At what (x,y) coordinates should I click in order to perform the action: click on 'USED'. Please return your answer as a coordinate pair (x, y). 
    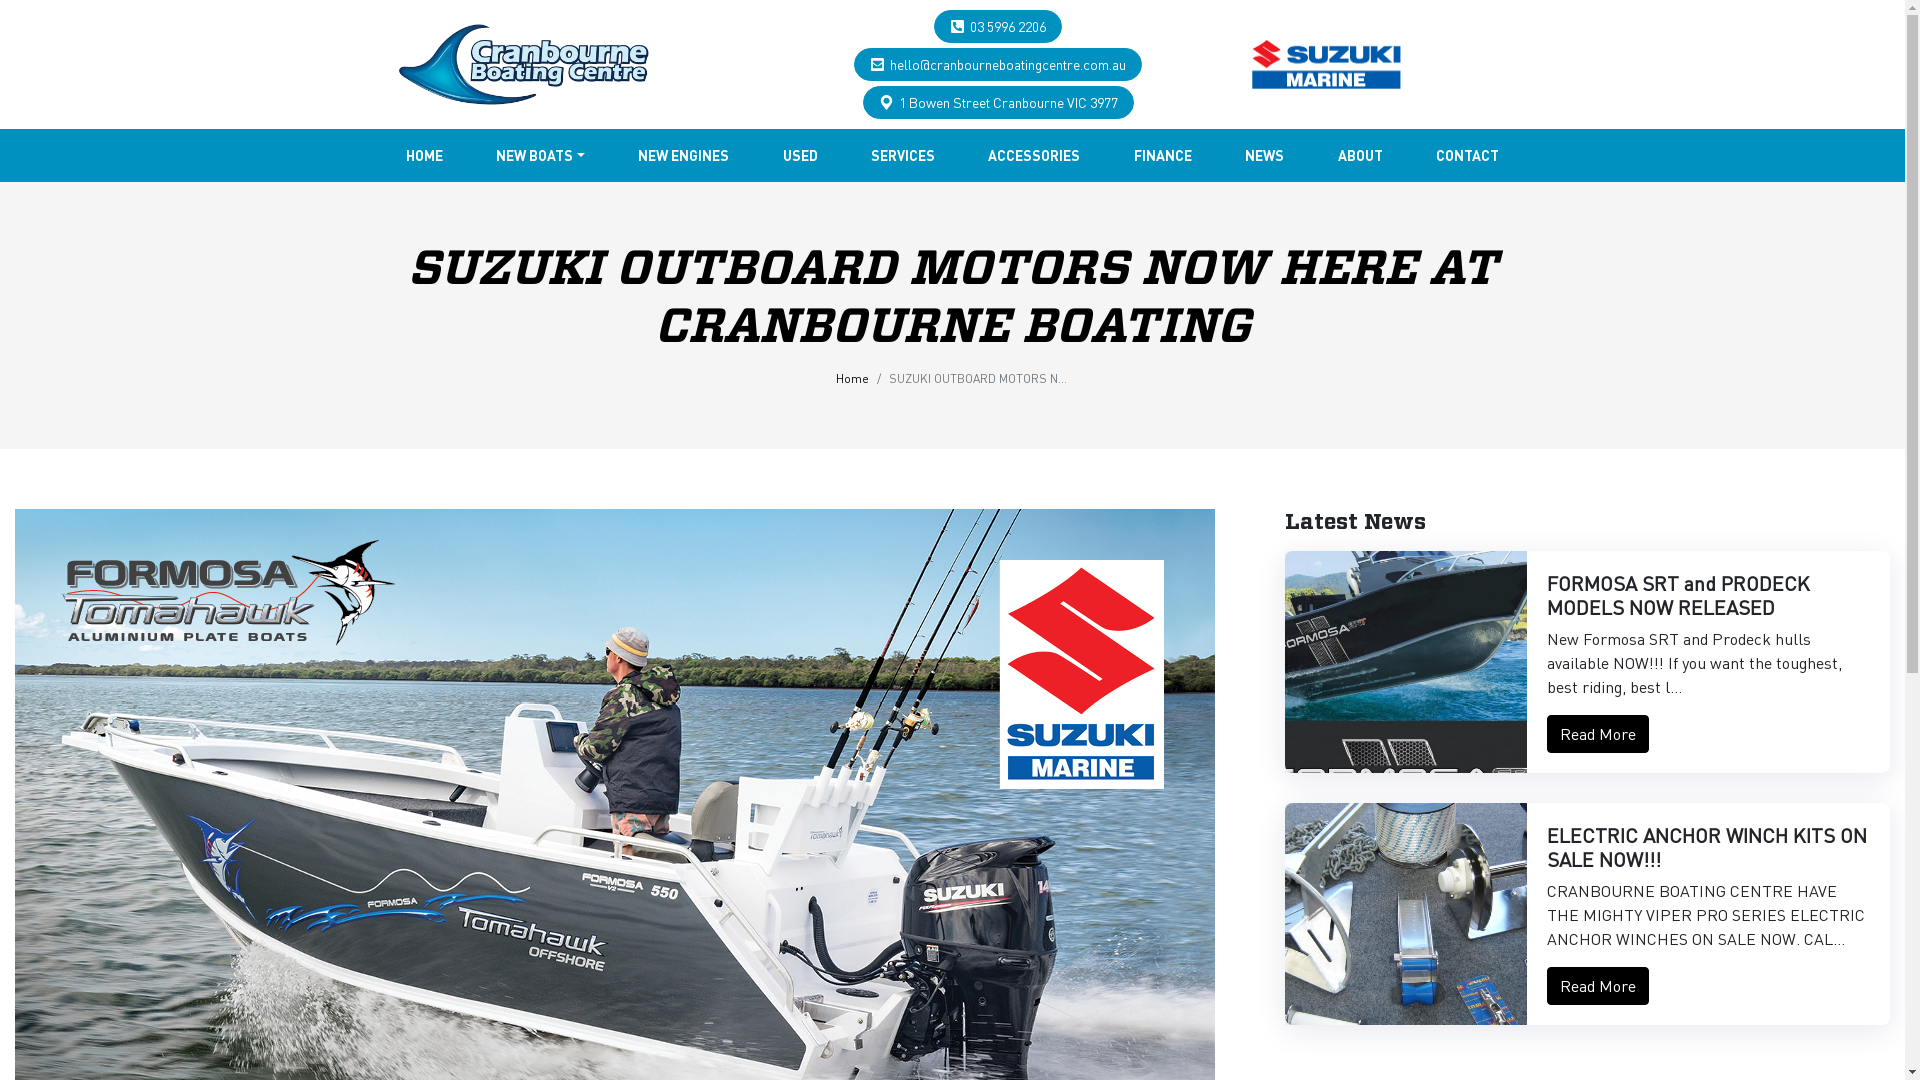
    Looking at the image, I should click on (800, 154).